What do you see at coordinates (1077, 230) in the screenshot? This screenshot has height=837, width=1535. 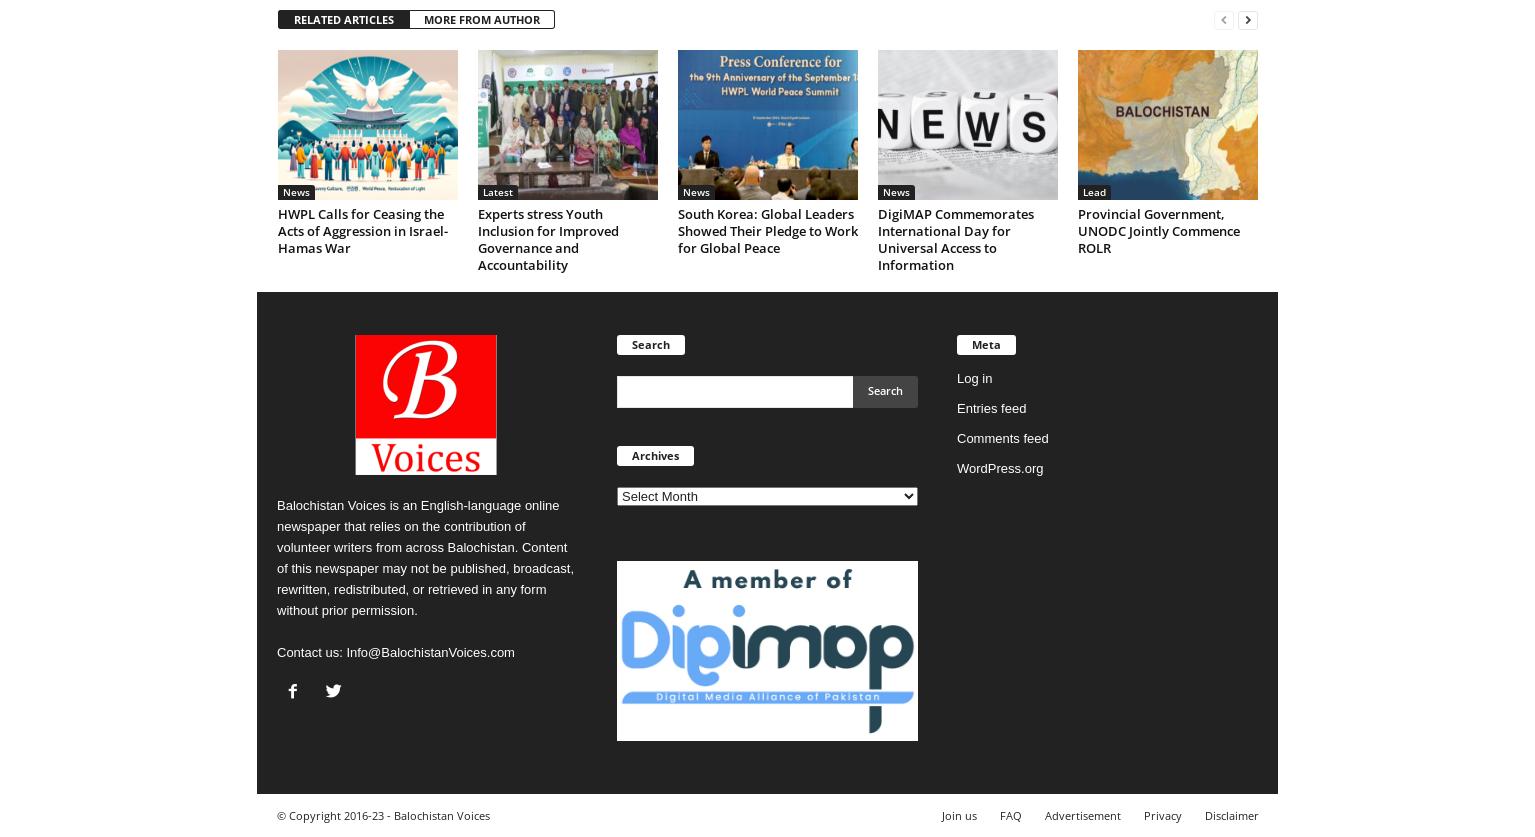 I see `'Provincial Government, UNODC Jointly Commence ROLR'` at bounding box center [1077, 230].